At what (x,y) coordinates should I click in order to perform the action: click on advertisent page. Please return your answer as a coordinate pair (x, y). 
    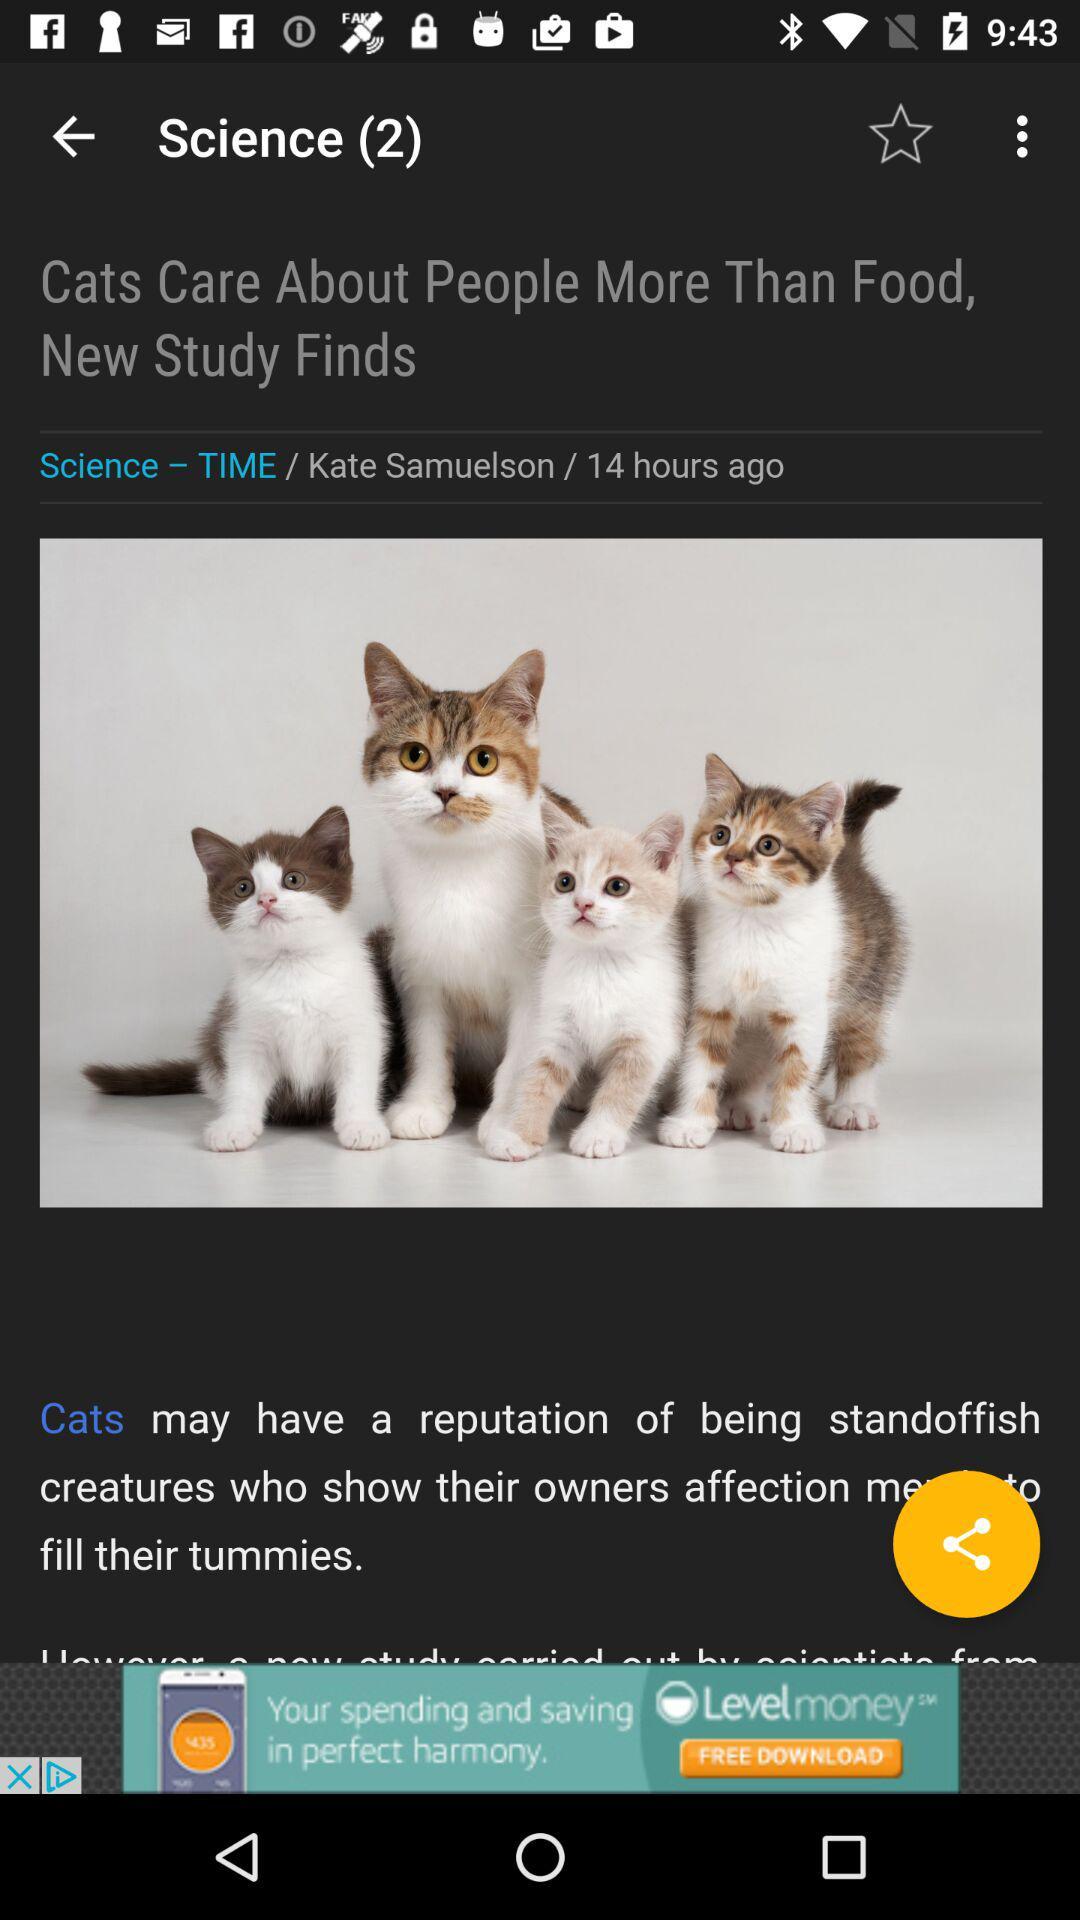
    Looking at the image, I should click on (540, 1727).